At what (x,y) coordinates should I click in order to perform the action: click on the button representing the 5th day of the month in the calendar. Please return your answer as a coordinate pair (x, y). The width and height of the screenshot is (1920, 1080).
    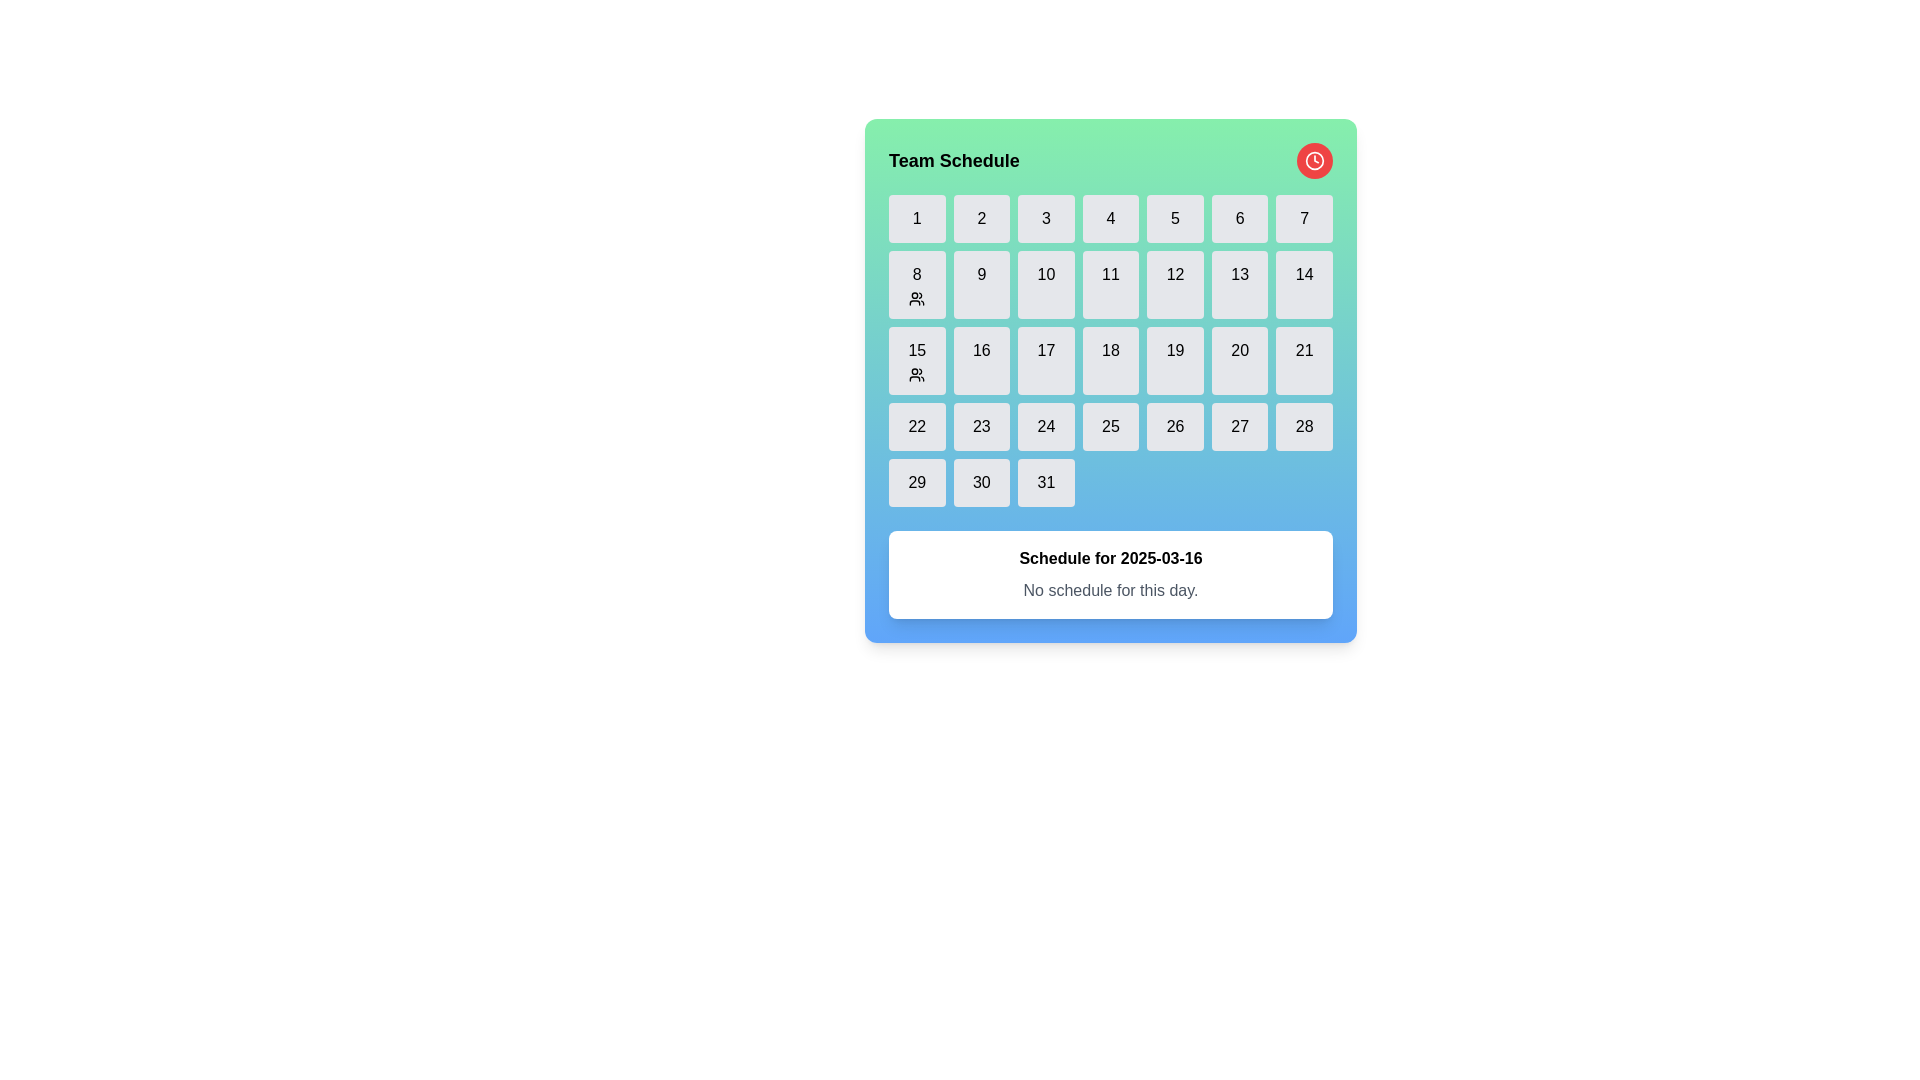
    Looking at the image, I should click on (1175, 219).